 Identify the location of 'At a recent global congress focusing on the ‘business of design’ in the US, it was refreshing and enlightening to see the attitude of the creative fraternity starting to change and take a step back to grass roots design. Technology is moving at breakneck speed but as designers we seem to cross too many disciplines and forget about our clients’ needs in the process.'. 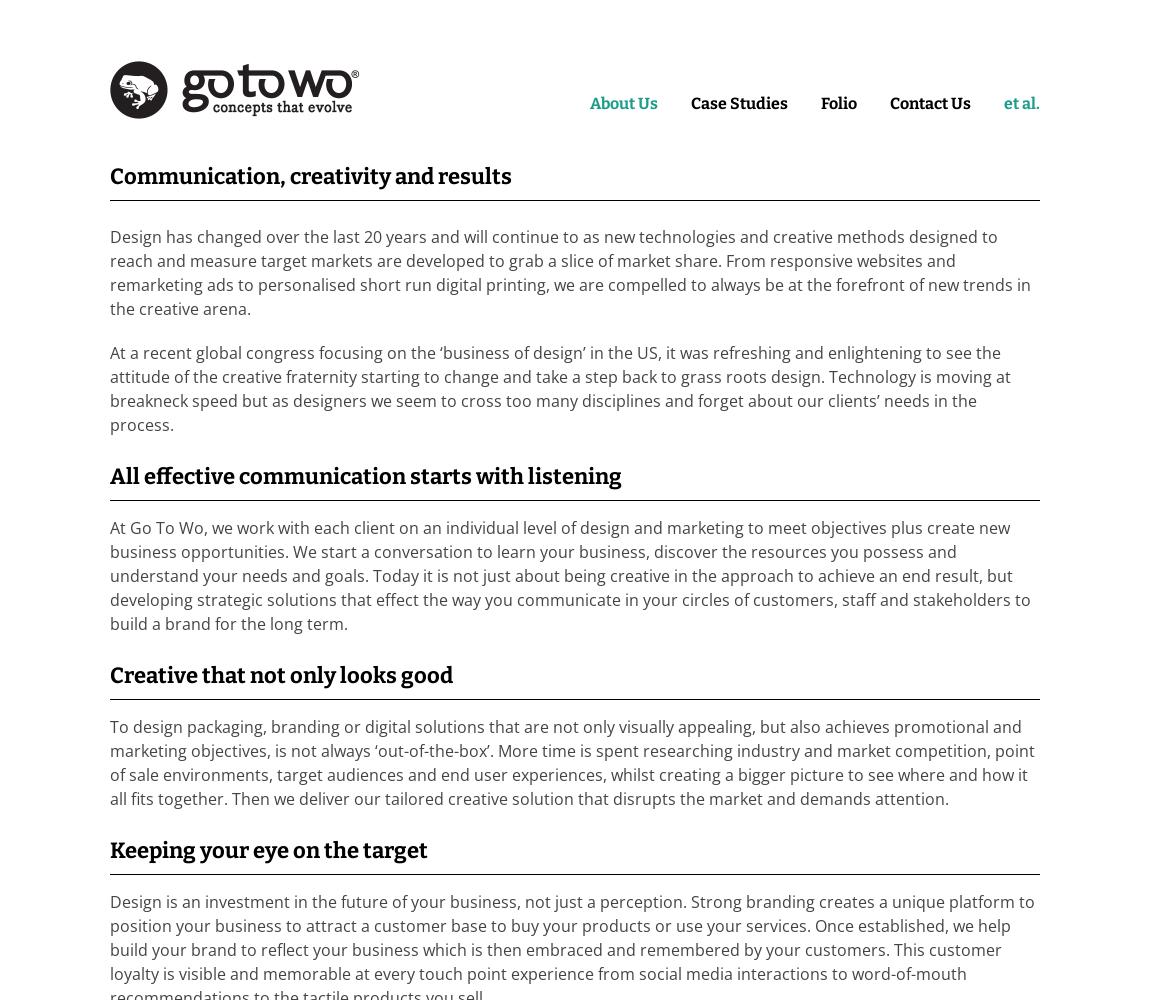
(560, 389).